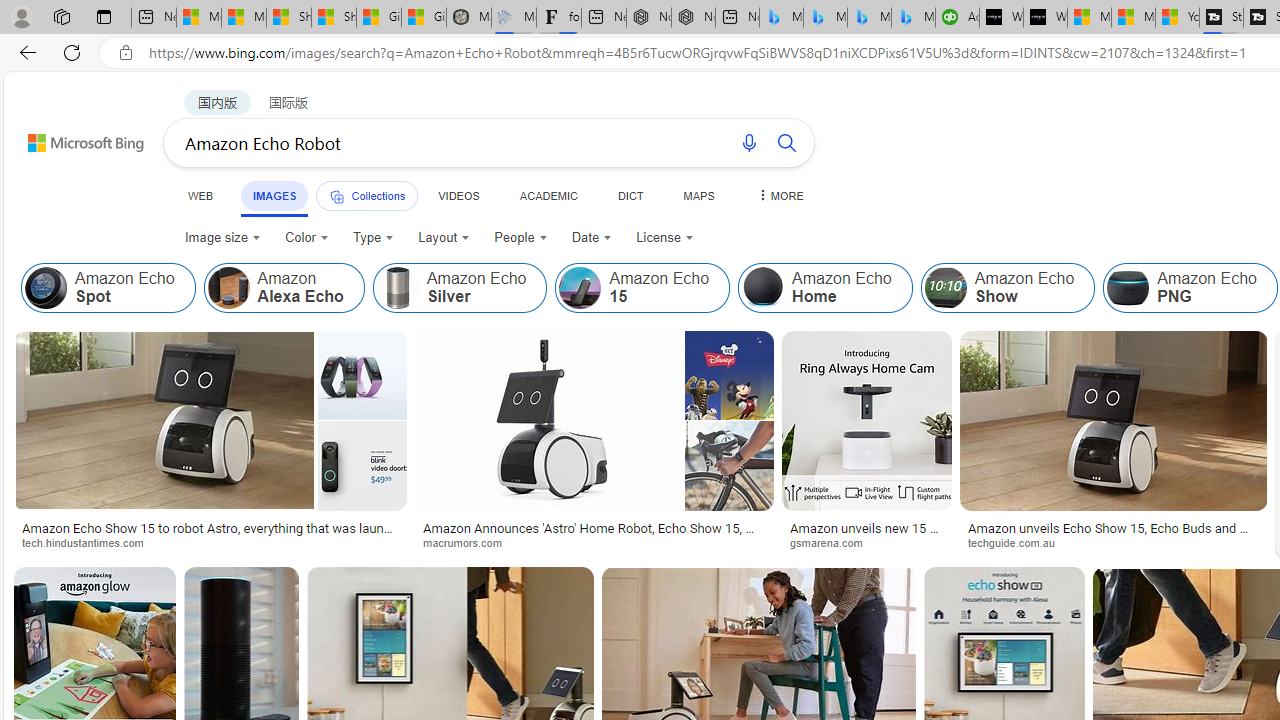 The image size is (1280, 720). Describe the element at coordinates (443, 236) in the screenshot. I see `'Layout'` at that location.